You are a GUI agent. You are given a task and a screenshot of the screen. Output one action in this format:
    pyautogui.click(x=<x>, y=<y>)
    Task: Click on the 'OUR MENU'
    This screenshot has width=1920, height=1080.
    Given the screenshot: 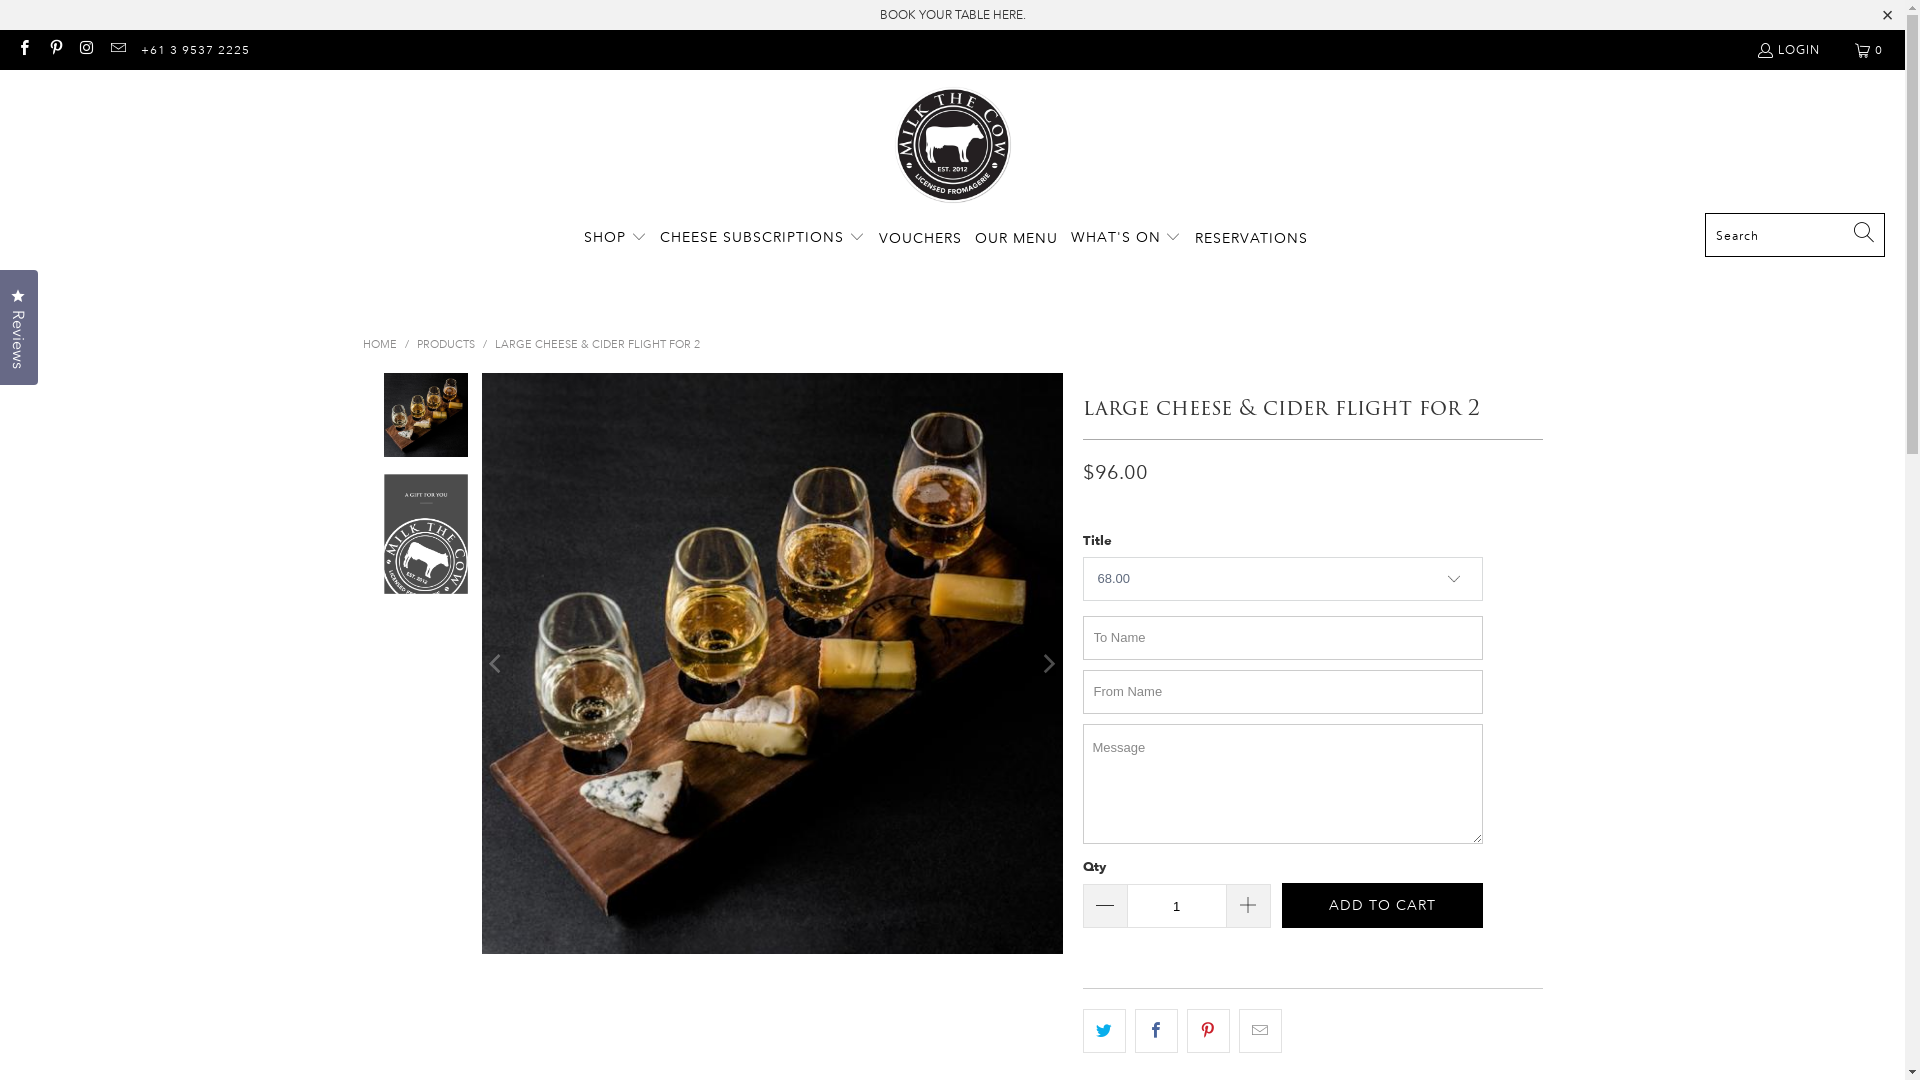 What is the action you would take?
    pyautogui.click(x=1016, y=237)
    